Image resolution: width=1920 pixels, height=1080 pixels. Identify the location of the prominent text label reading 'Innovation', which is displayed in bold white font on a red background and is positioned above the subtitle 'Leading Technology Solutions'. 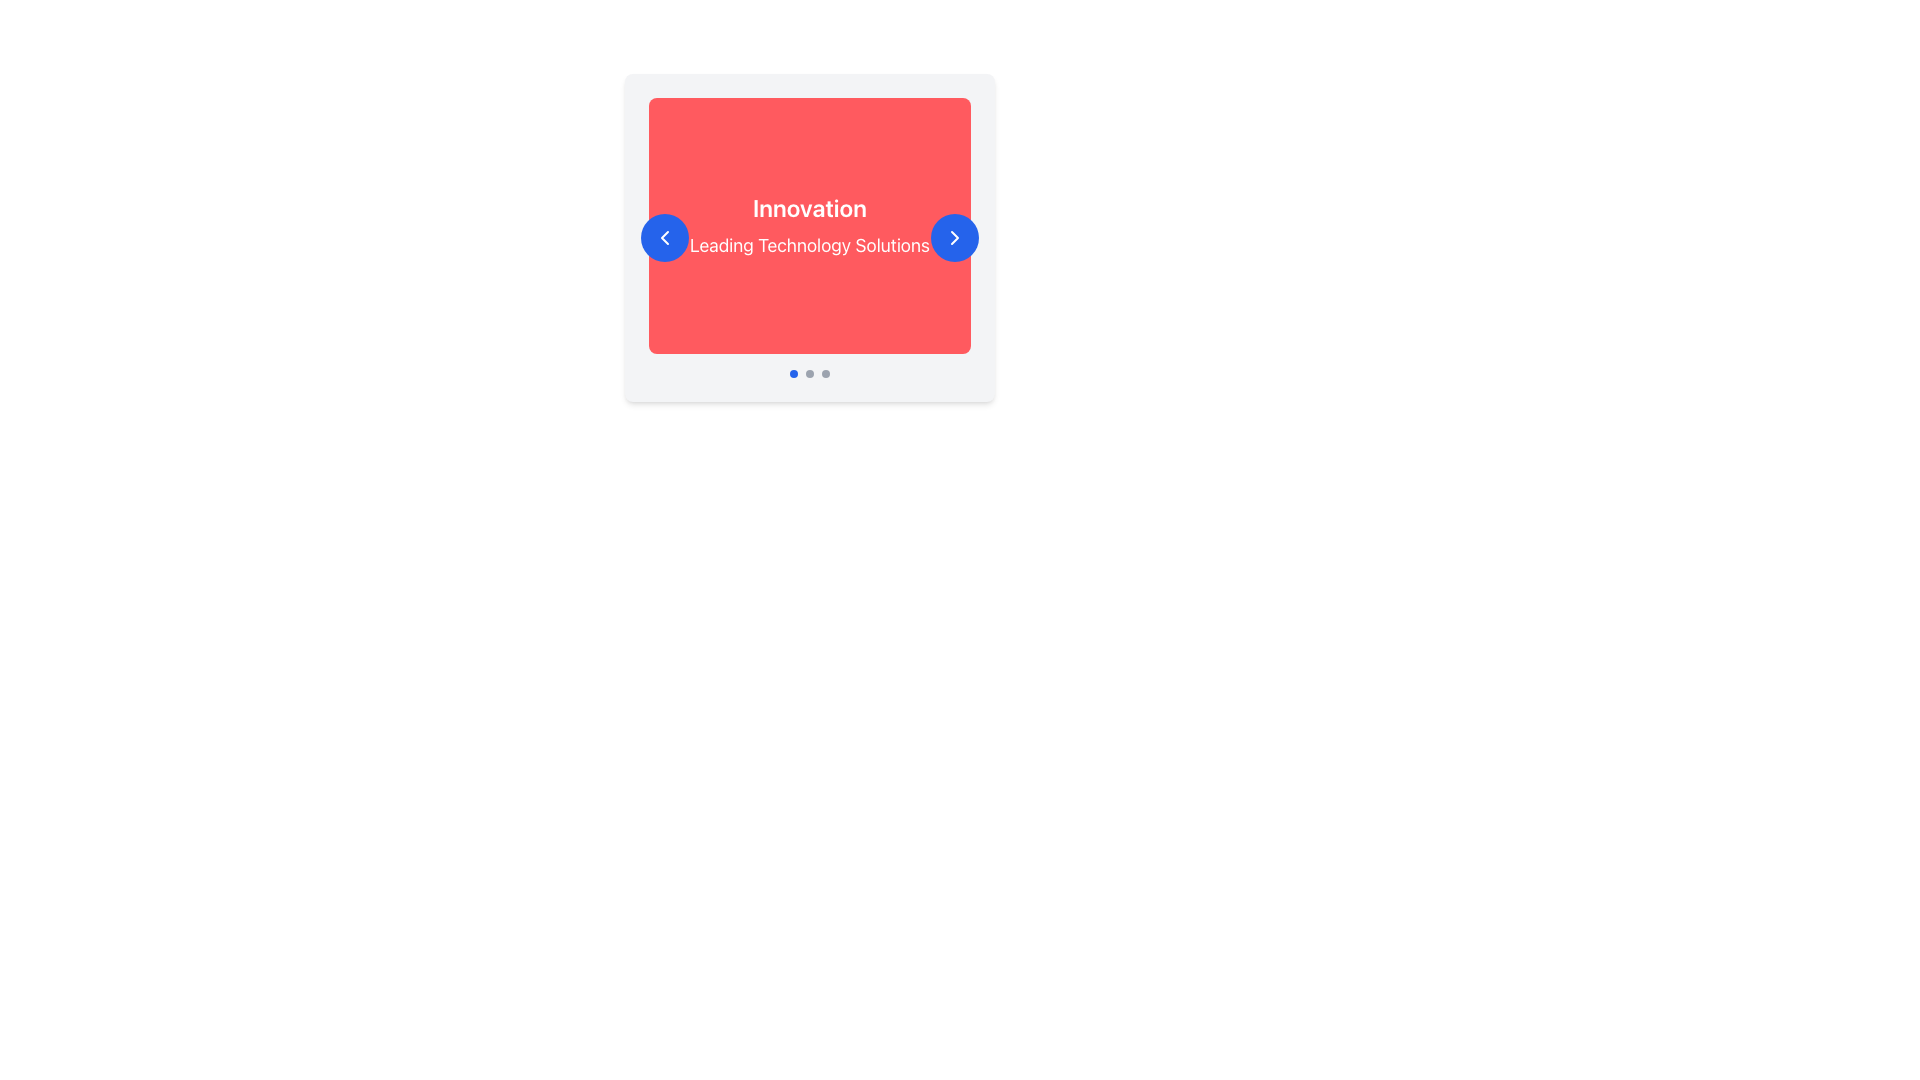
(810, 208).